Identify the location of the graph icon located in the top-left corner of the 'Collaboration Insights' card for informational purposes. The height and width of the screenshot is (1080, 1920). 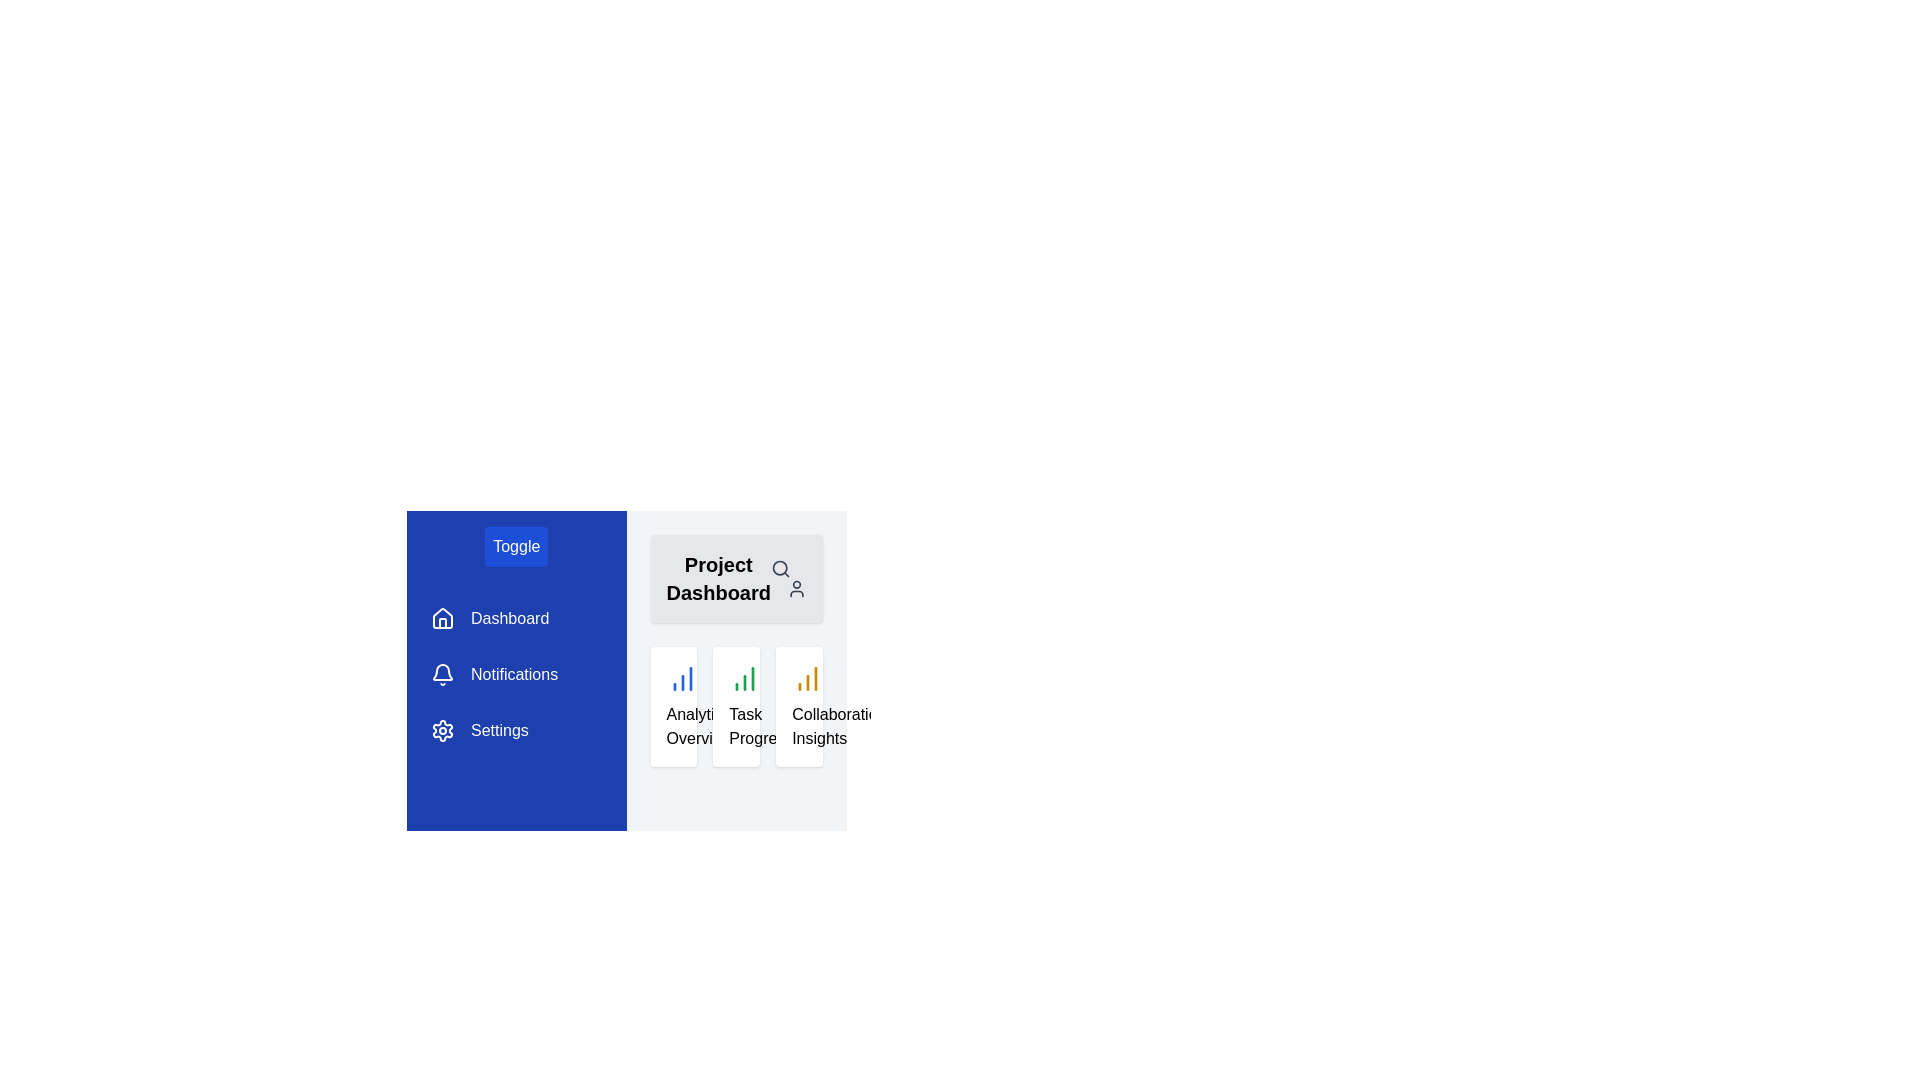
(808, 677).